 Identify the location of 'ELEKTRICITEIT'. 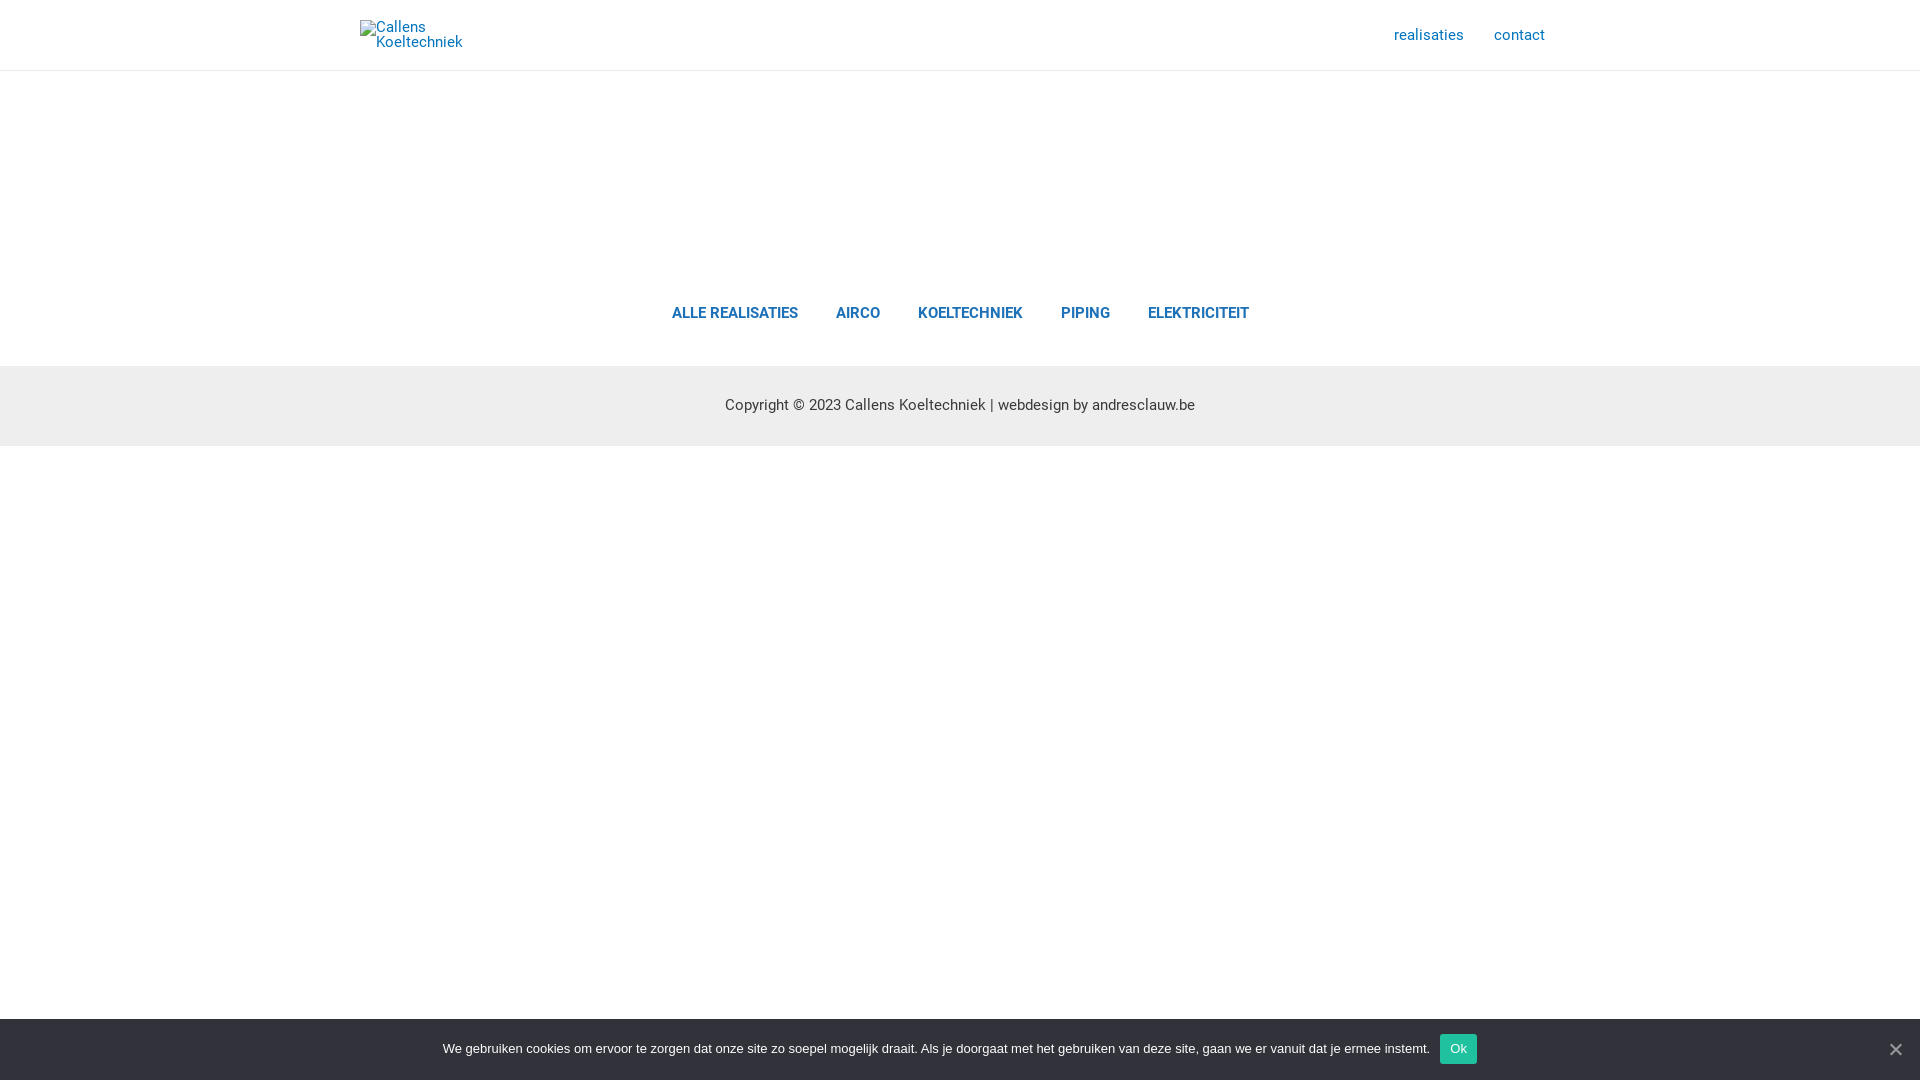
(1198, 313).